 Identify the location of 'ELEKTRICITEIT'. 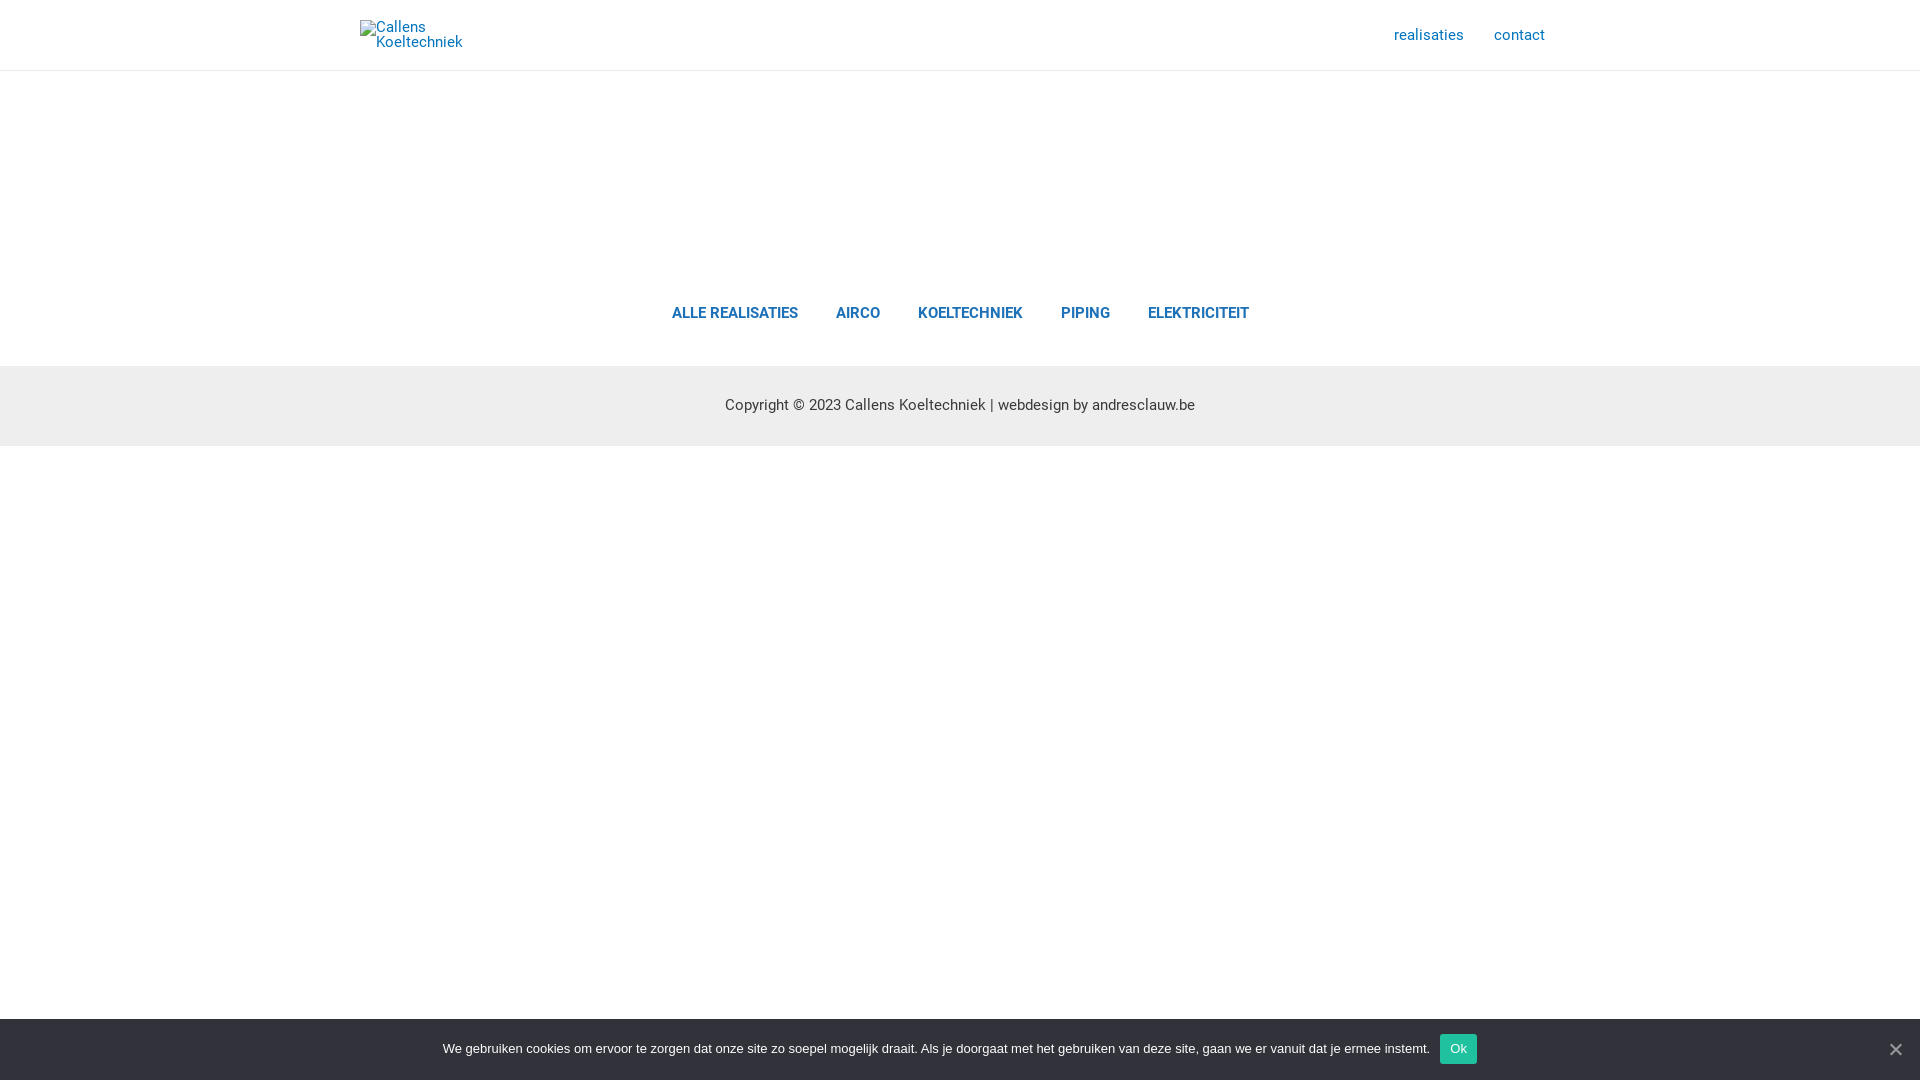
(1198, 313).